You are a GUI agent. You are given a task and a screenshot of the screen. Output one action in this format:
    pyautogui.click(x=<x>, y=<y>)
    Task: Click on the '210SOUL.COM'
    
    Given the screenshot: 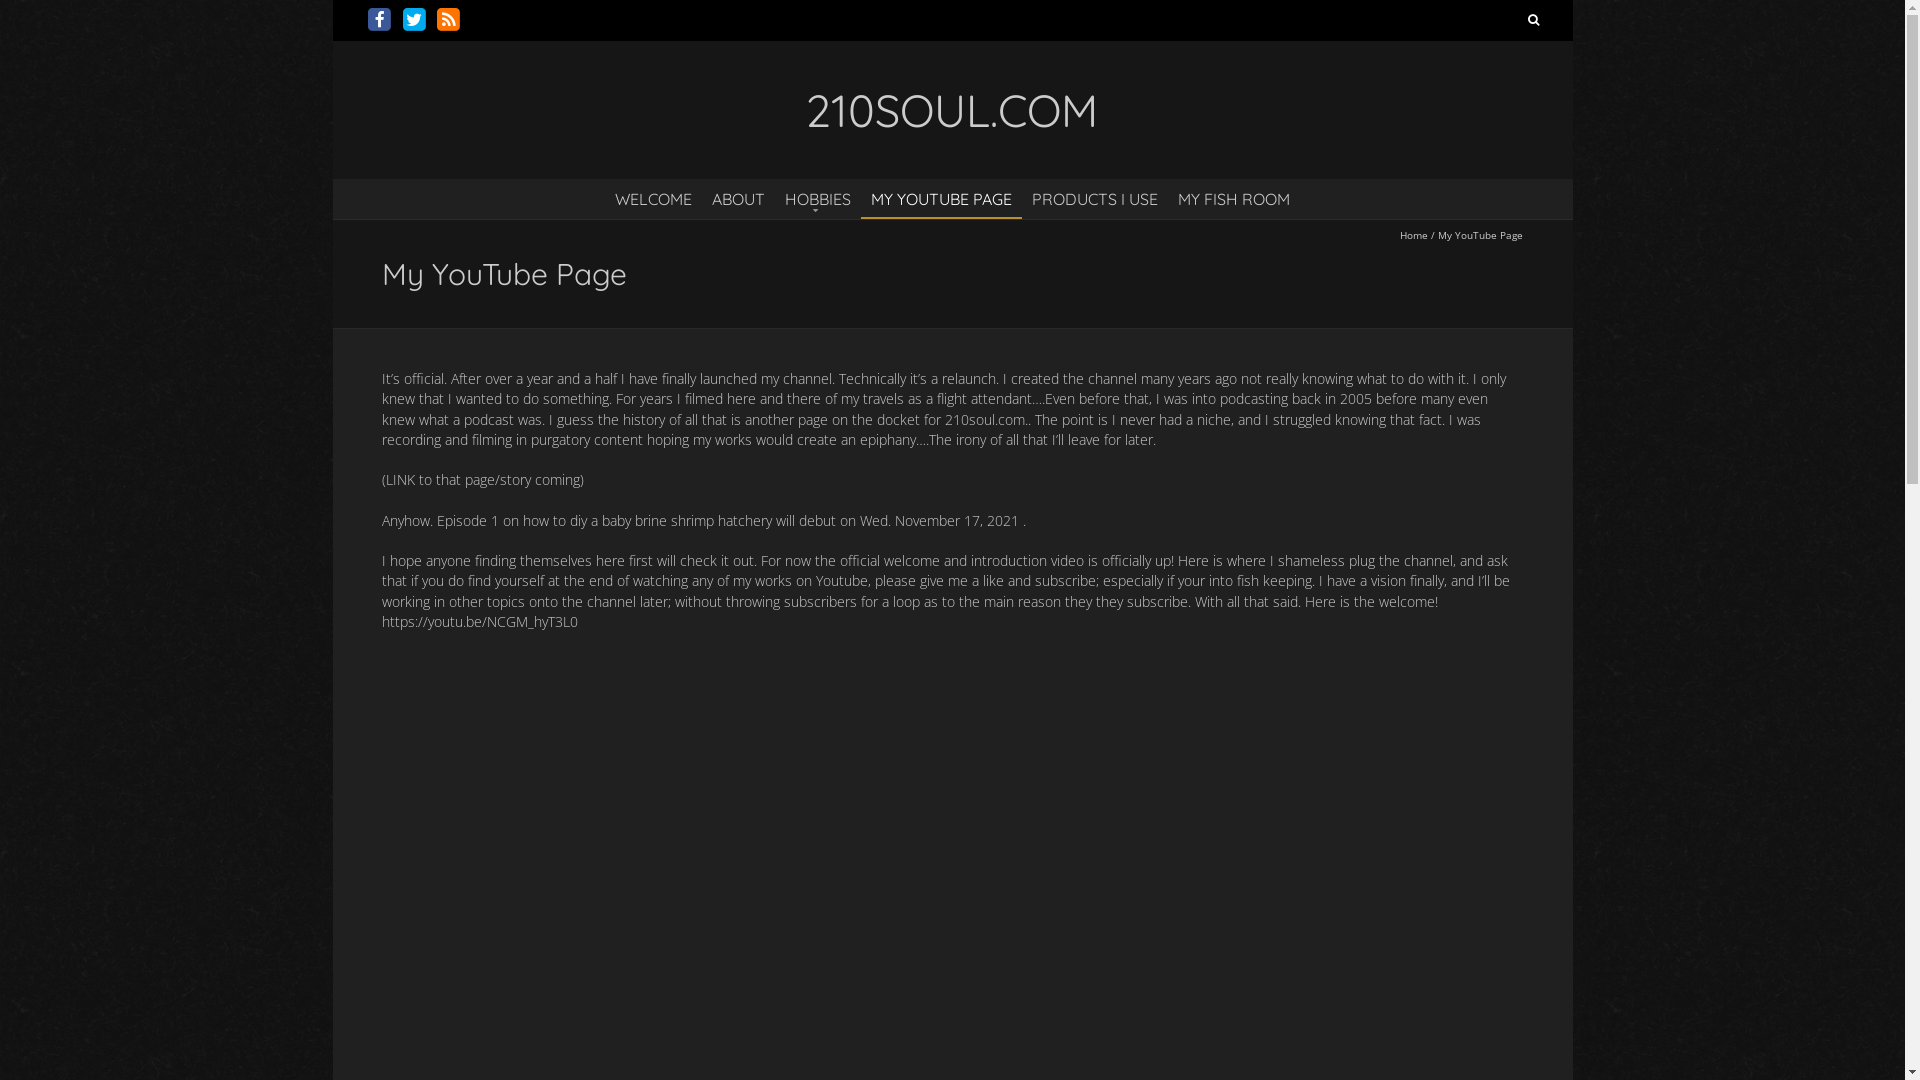 What is the action you would take?
    pyautogui.click(x=382, y=110)
    